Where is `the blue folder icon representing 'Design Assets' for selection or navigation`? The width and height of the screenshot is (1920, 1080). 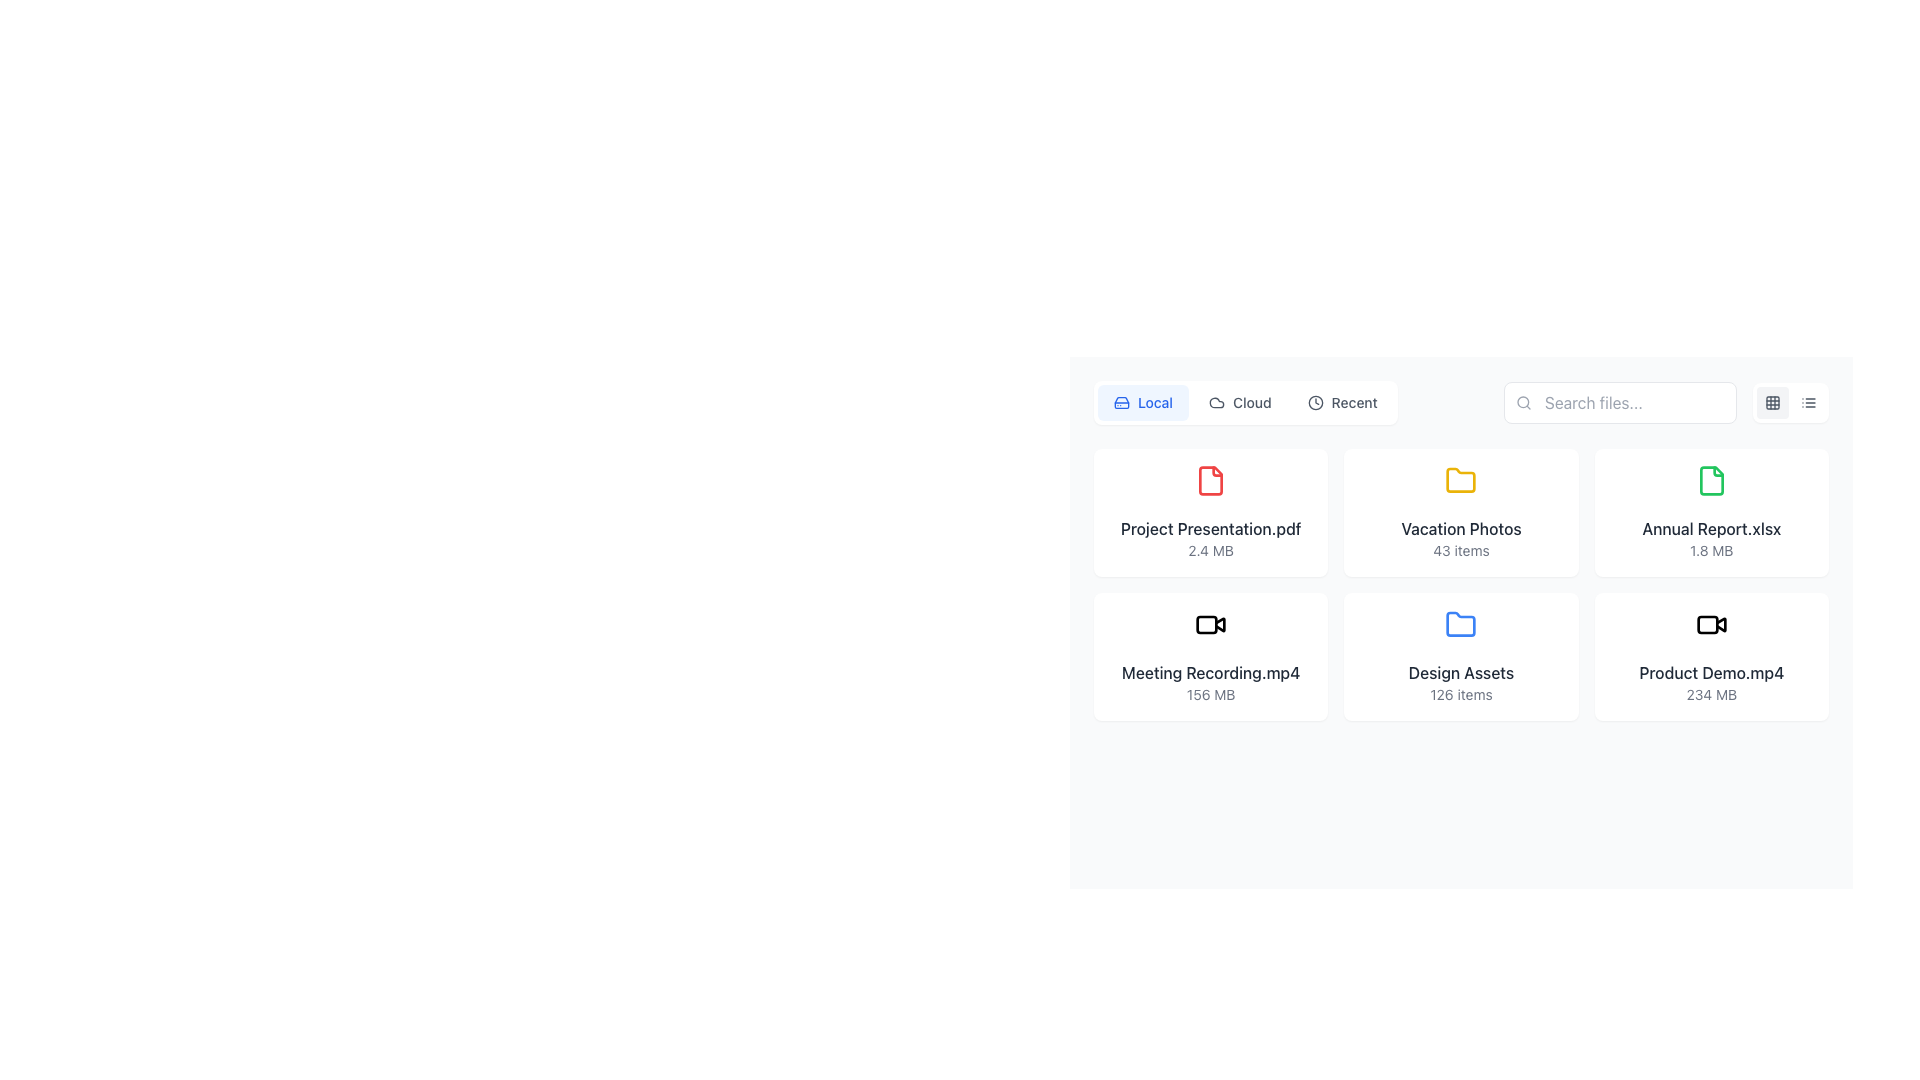 the blue folder icon representing 'Design Assets' for selection or navigation is located at coordinates (1461, 623).